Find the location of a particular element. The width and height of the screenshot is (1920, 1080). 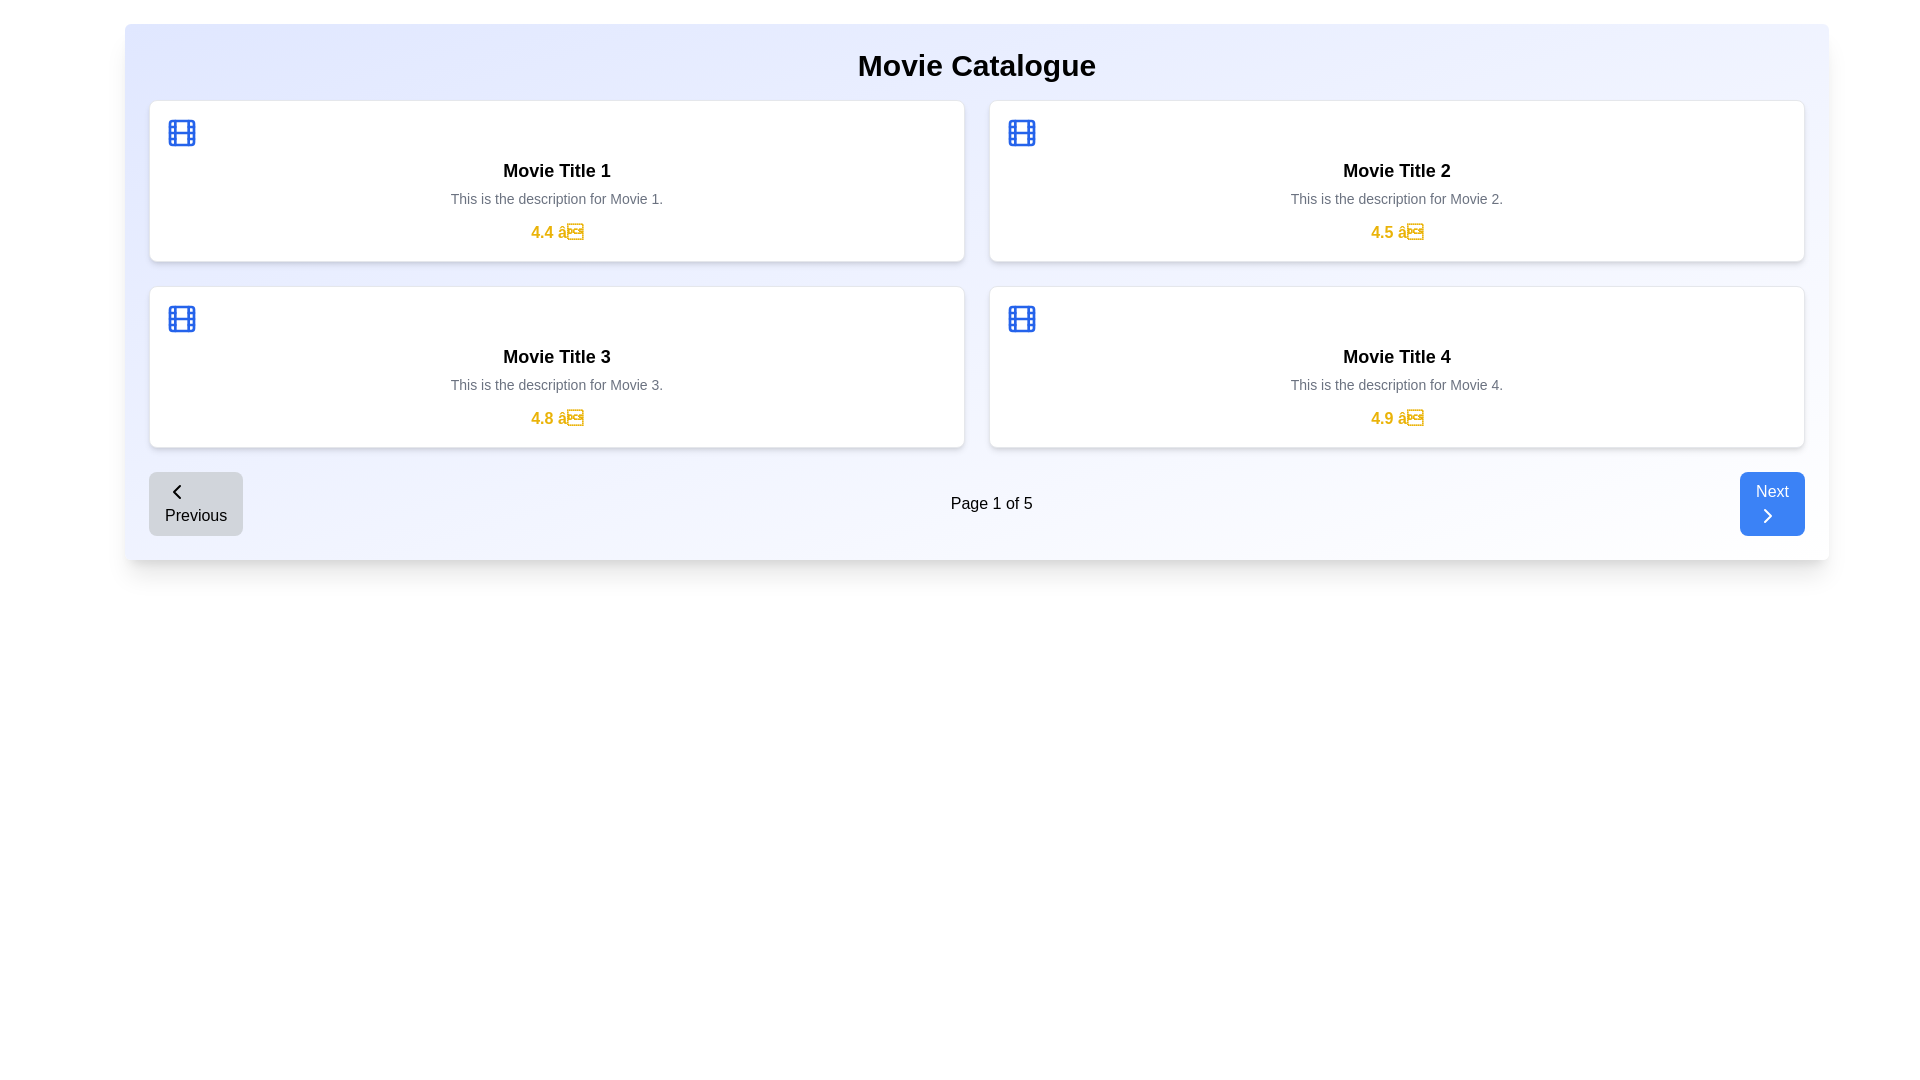

text of the movie title label located in the lower-left section of the movie cards grid is located at coordinates (556, 356).